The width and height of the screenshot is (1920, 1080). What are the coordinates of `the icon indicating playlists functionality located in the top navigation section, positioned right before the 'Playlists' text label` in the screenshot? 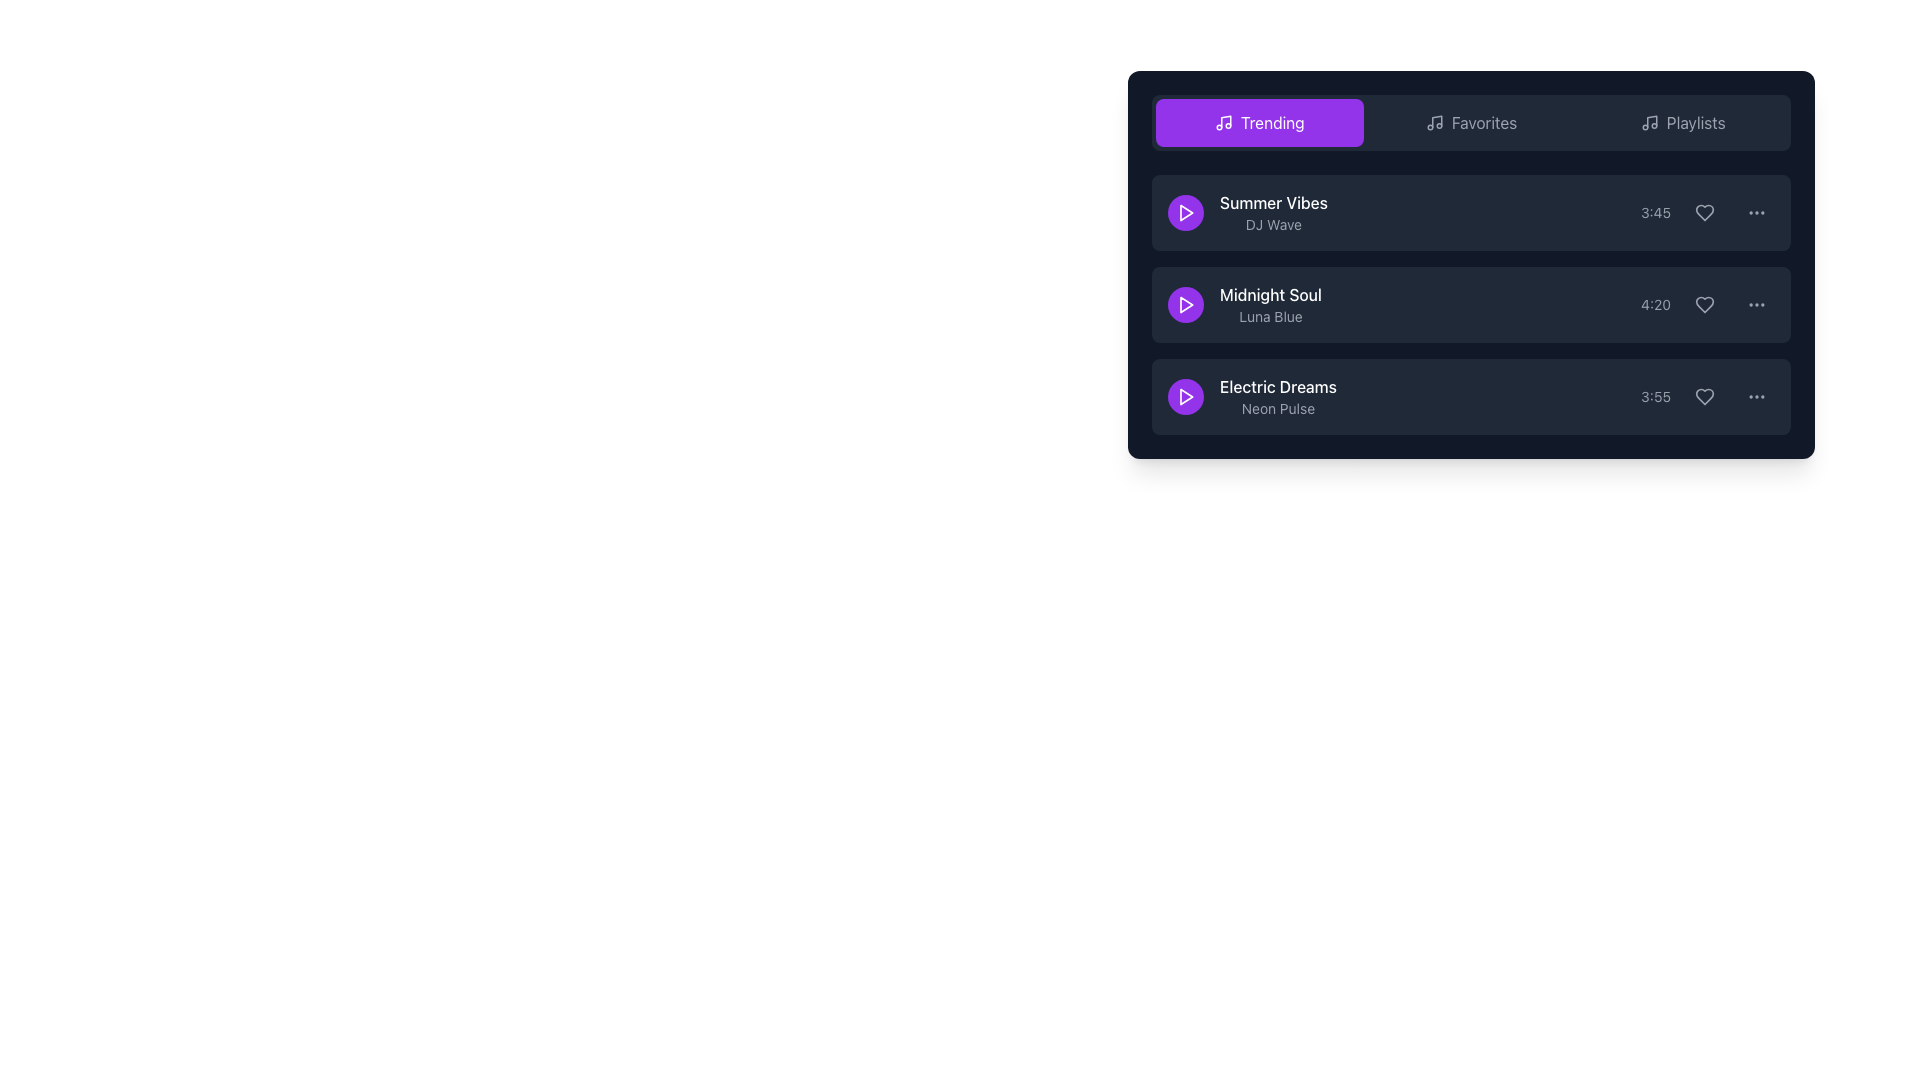 It's located at (1649, 123).